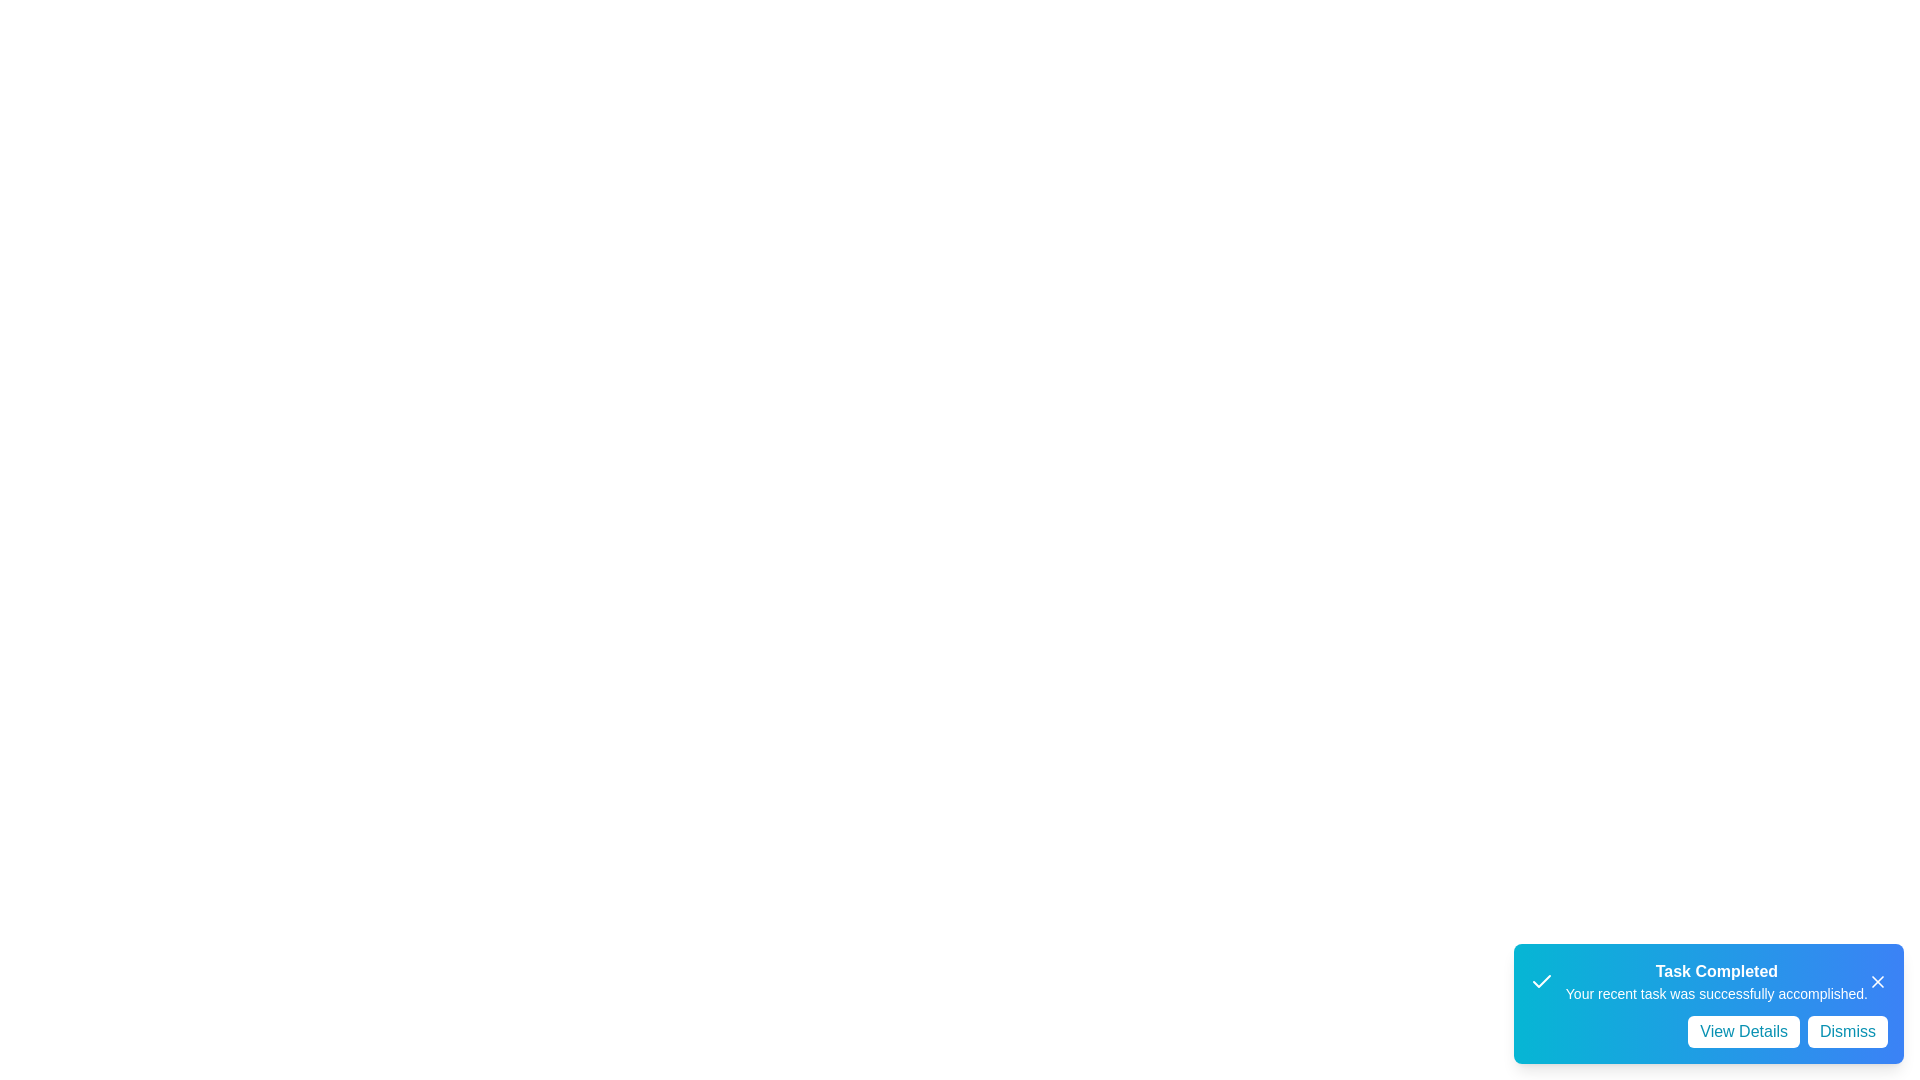 The image size is (1920, 1080). I want to click on the completion confirmation icon located in the bottom-right notification card, positioned to the left of the success message text, so click(1540, 980).